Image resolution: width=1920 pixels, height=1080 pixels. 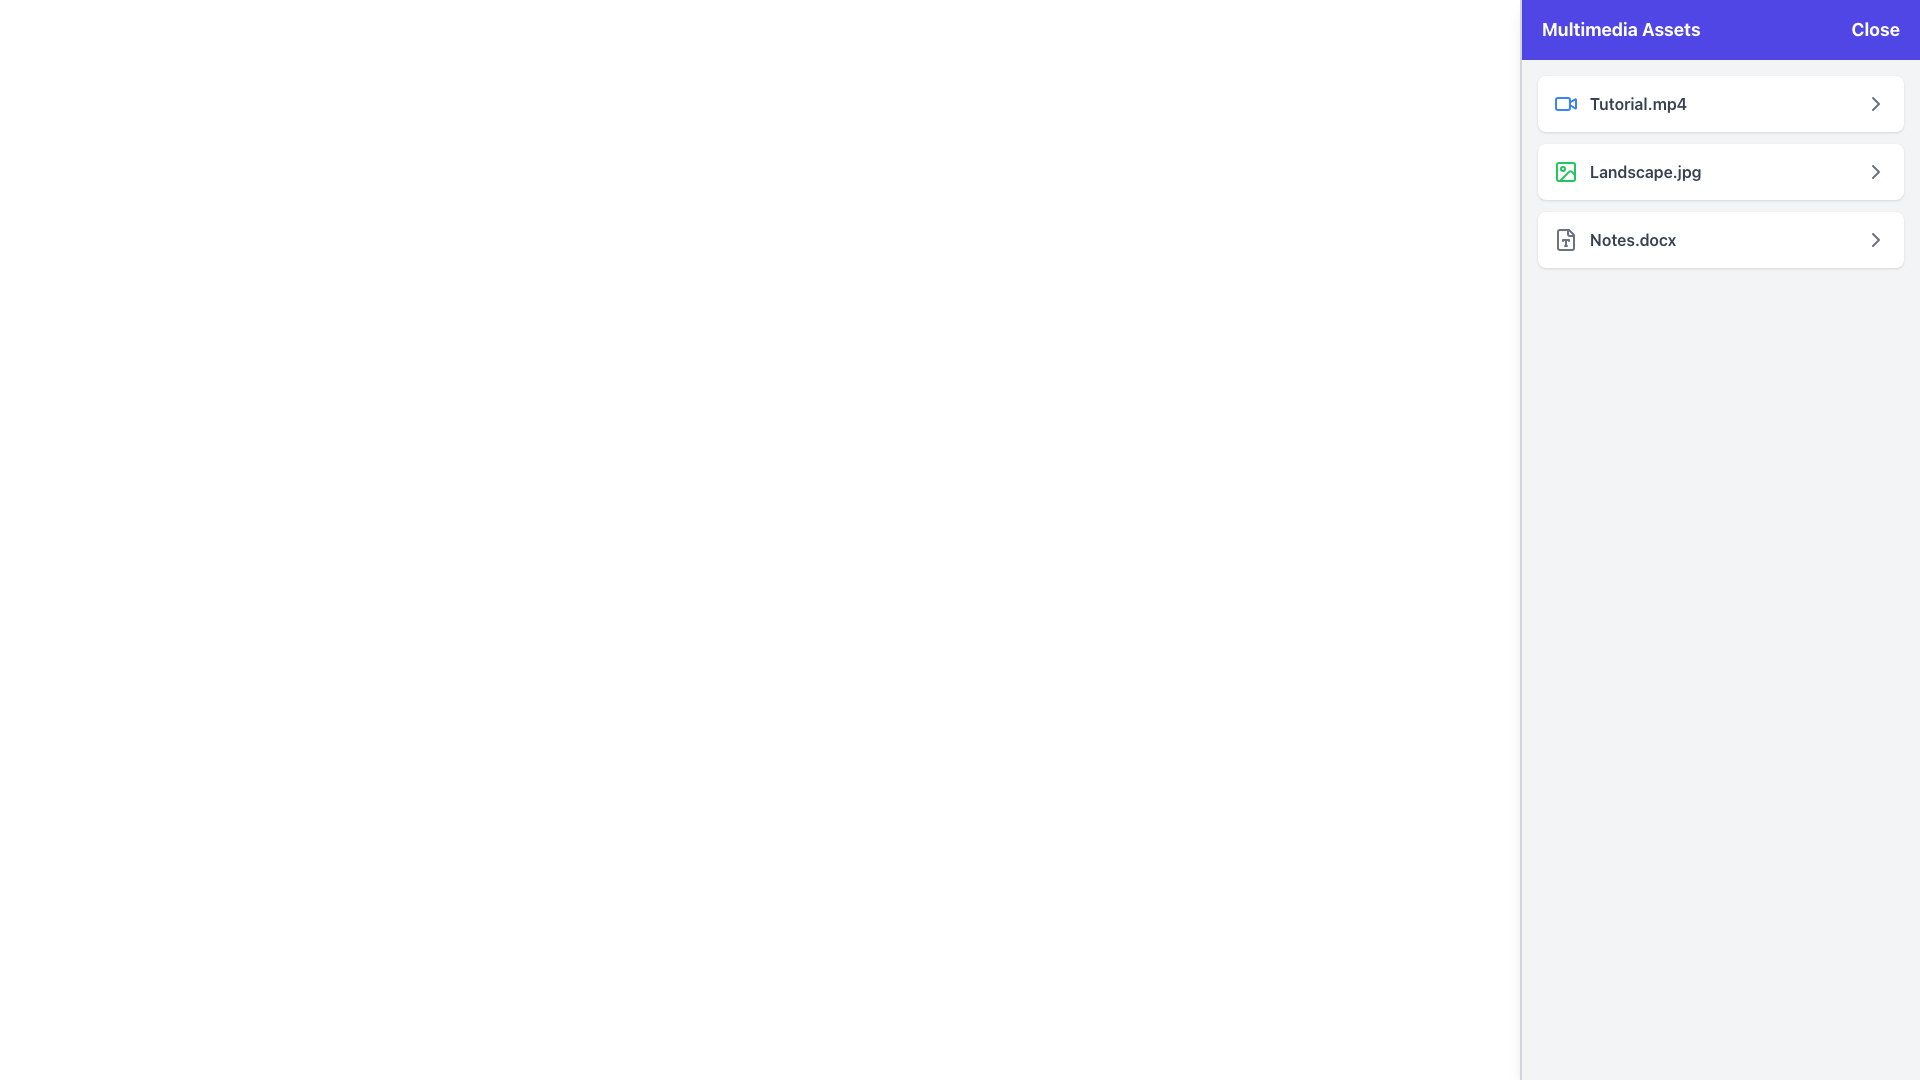 What do you see at coordinates (1720, 104) in the screenshot?
I see `the list item displaying the file named 'Tutorial.mp4'` at bounding box center [1720, 104].